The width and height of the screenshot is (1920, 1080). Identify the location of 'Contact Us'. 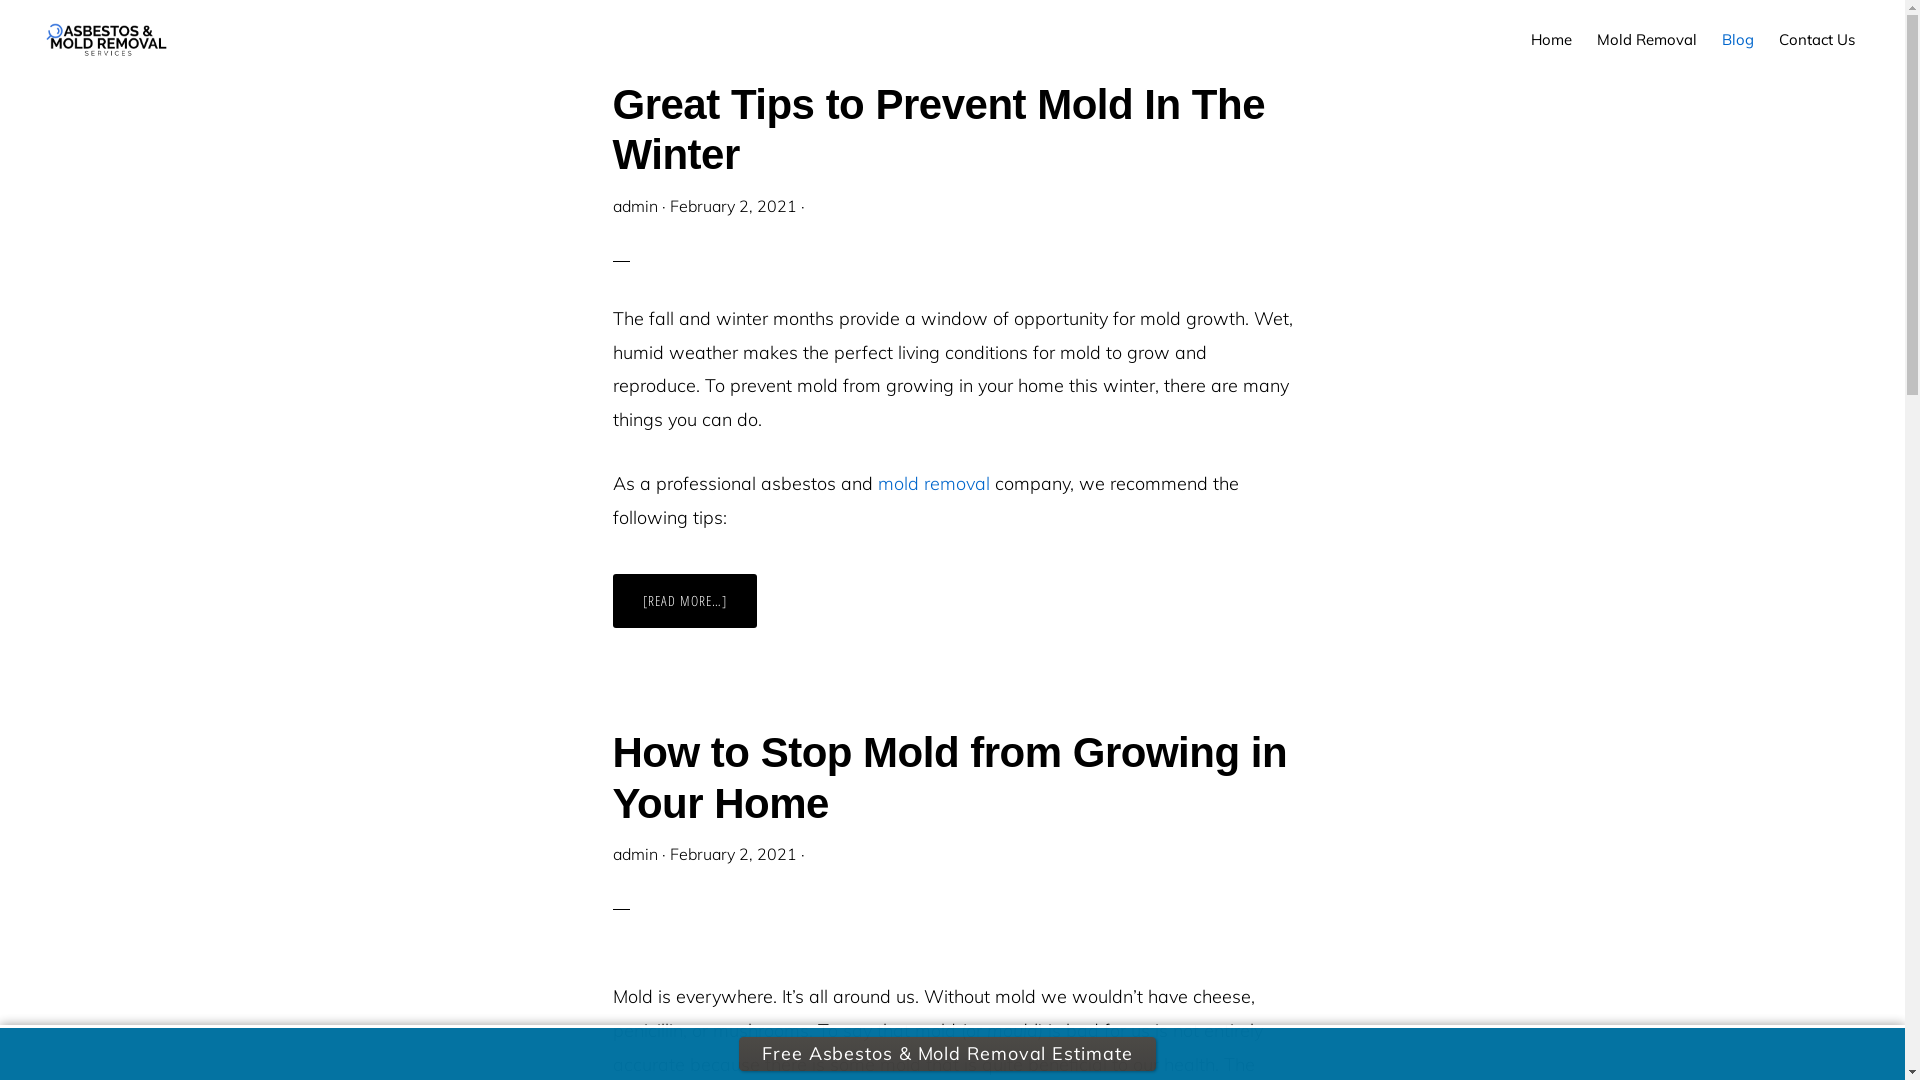
(1817, 39).